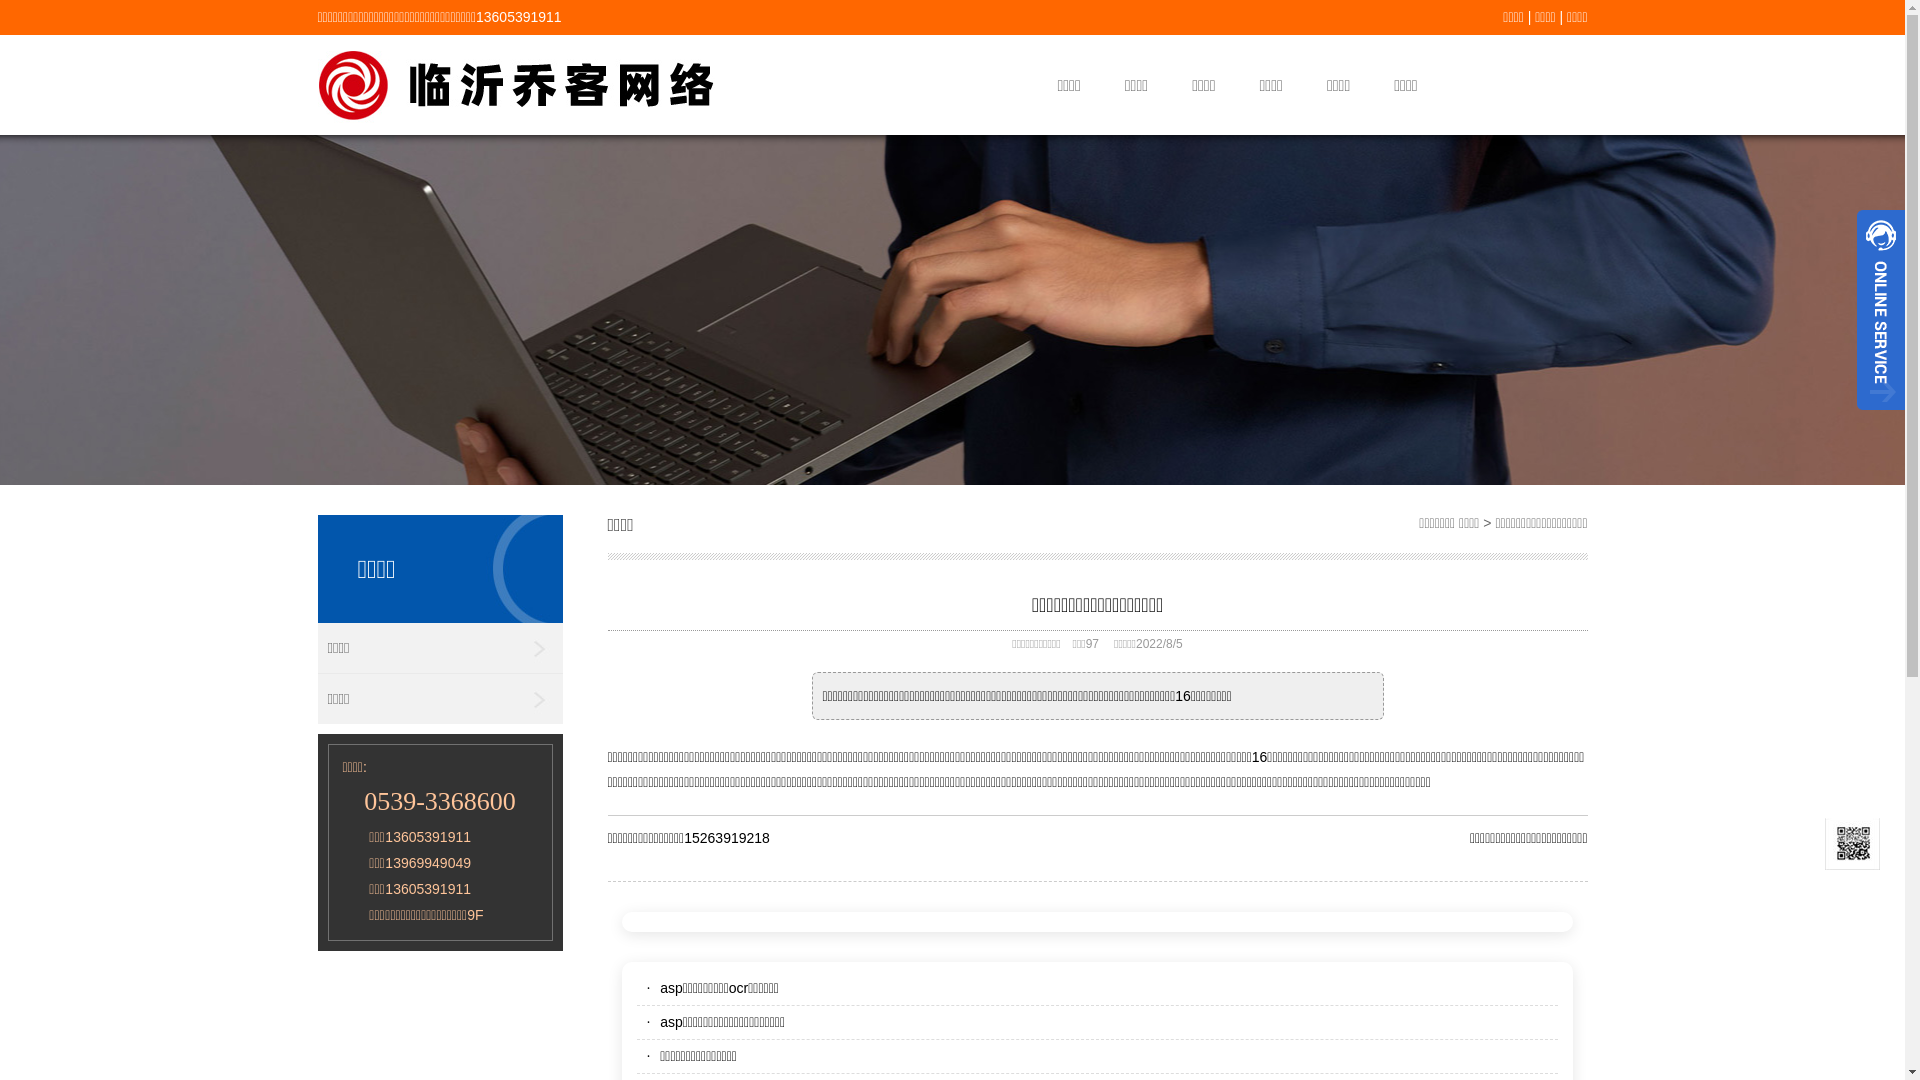  Describe the element at coordinates (1856, 416) in the screenshot. I see `' '` at that location.